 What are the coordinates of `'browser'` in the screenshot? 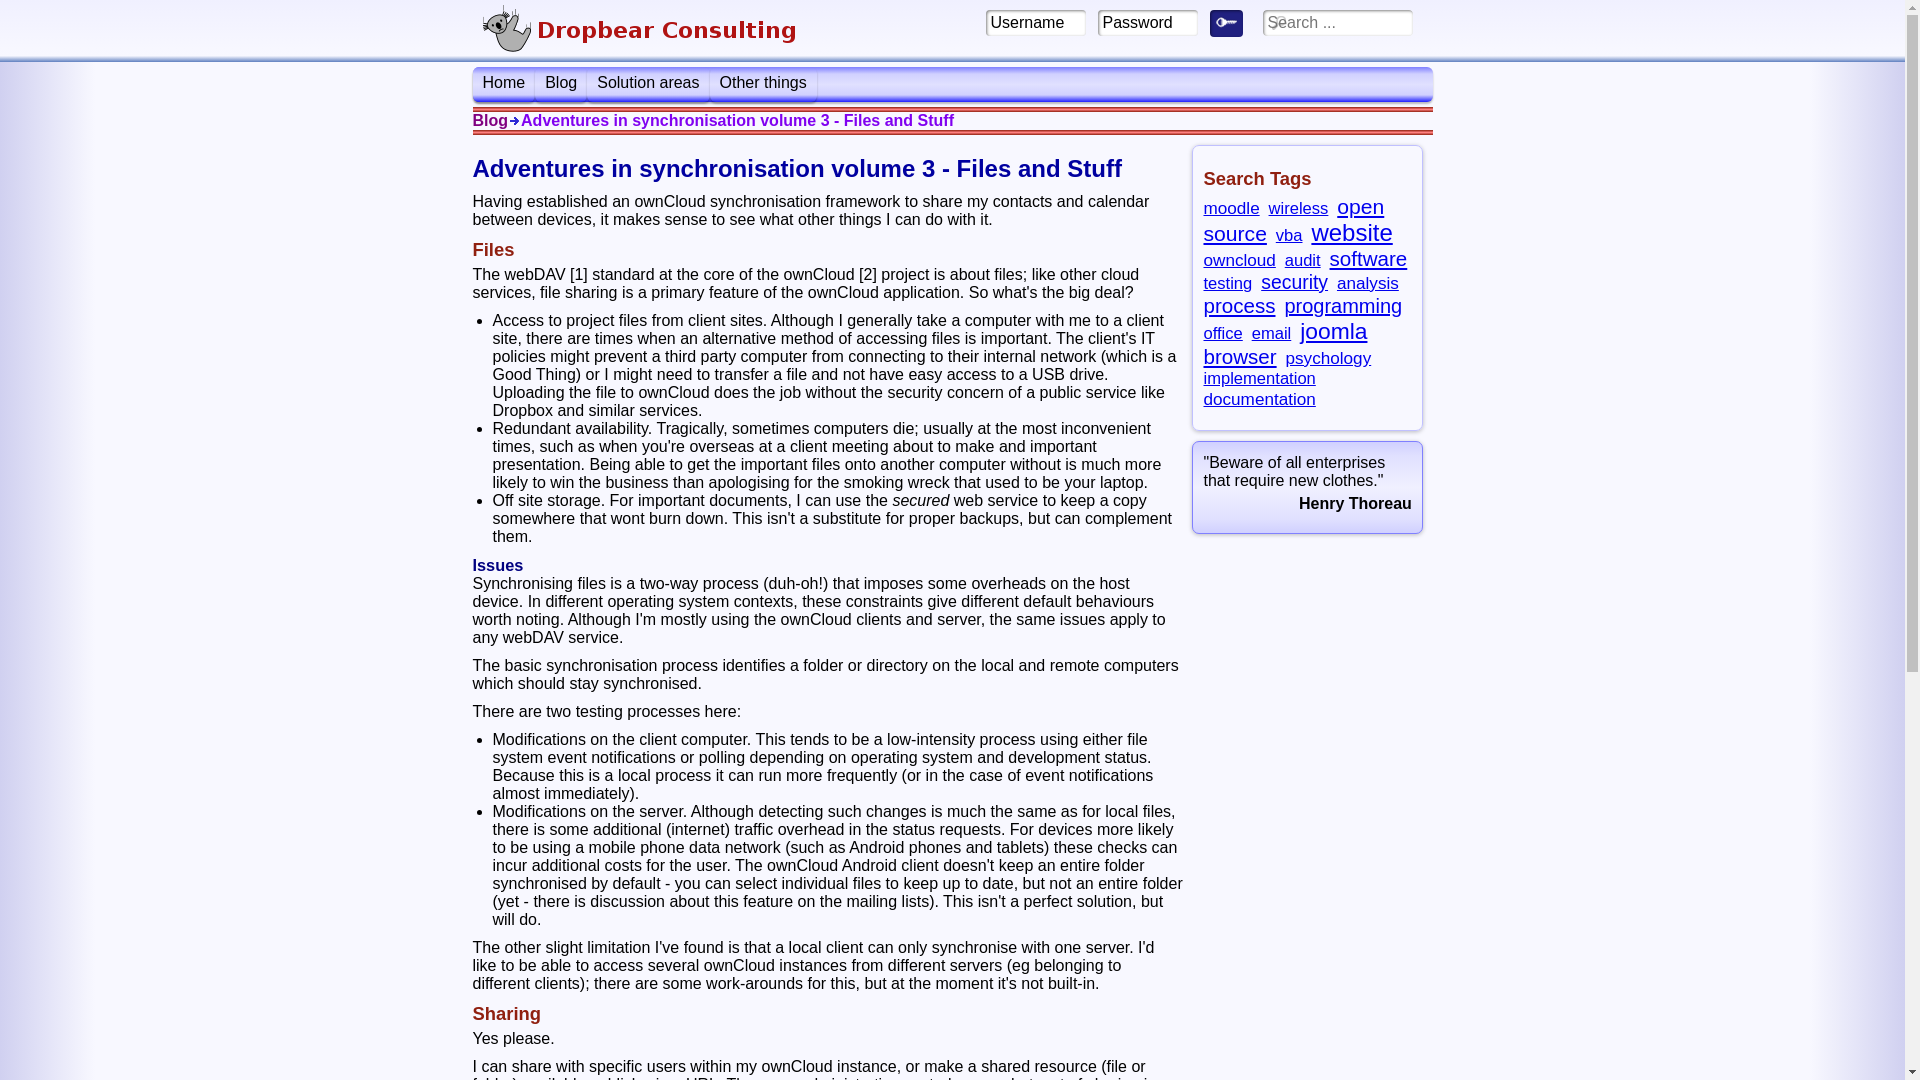 It's located at (1238, 355).